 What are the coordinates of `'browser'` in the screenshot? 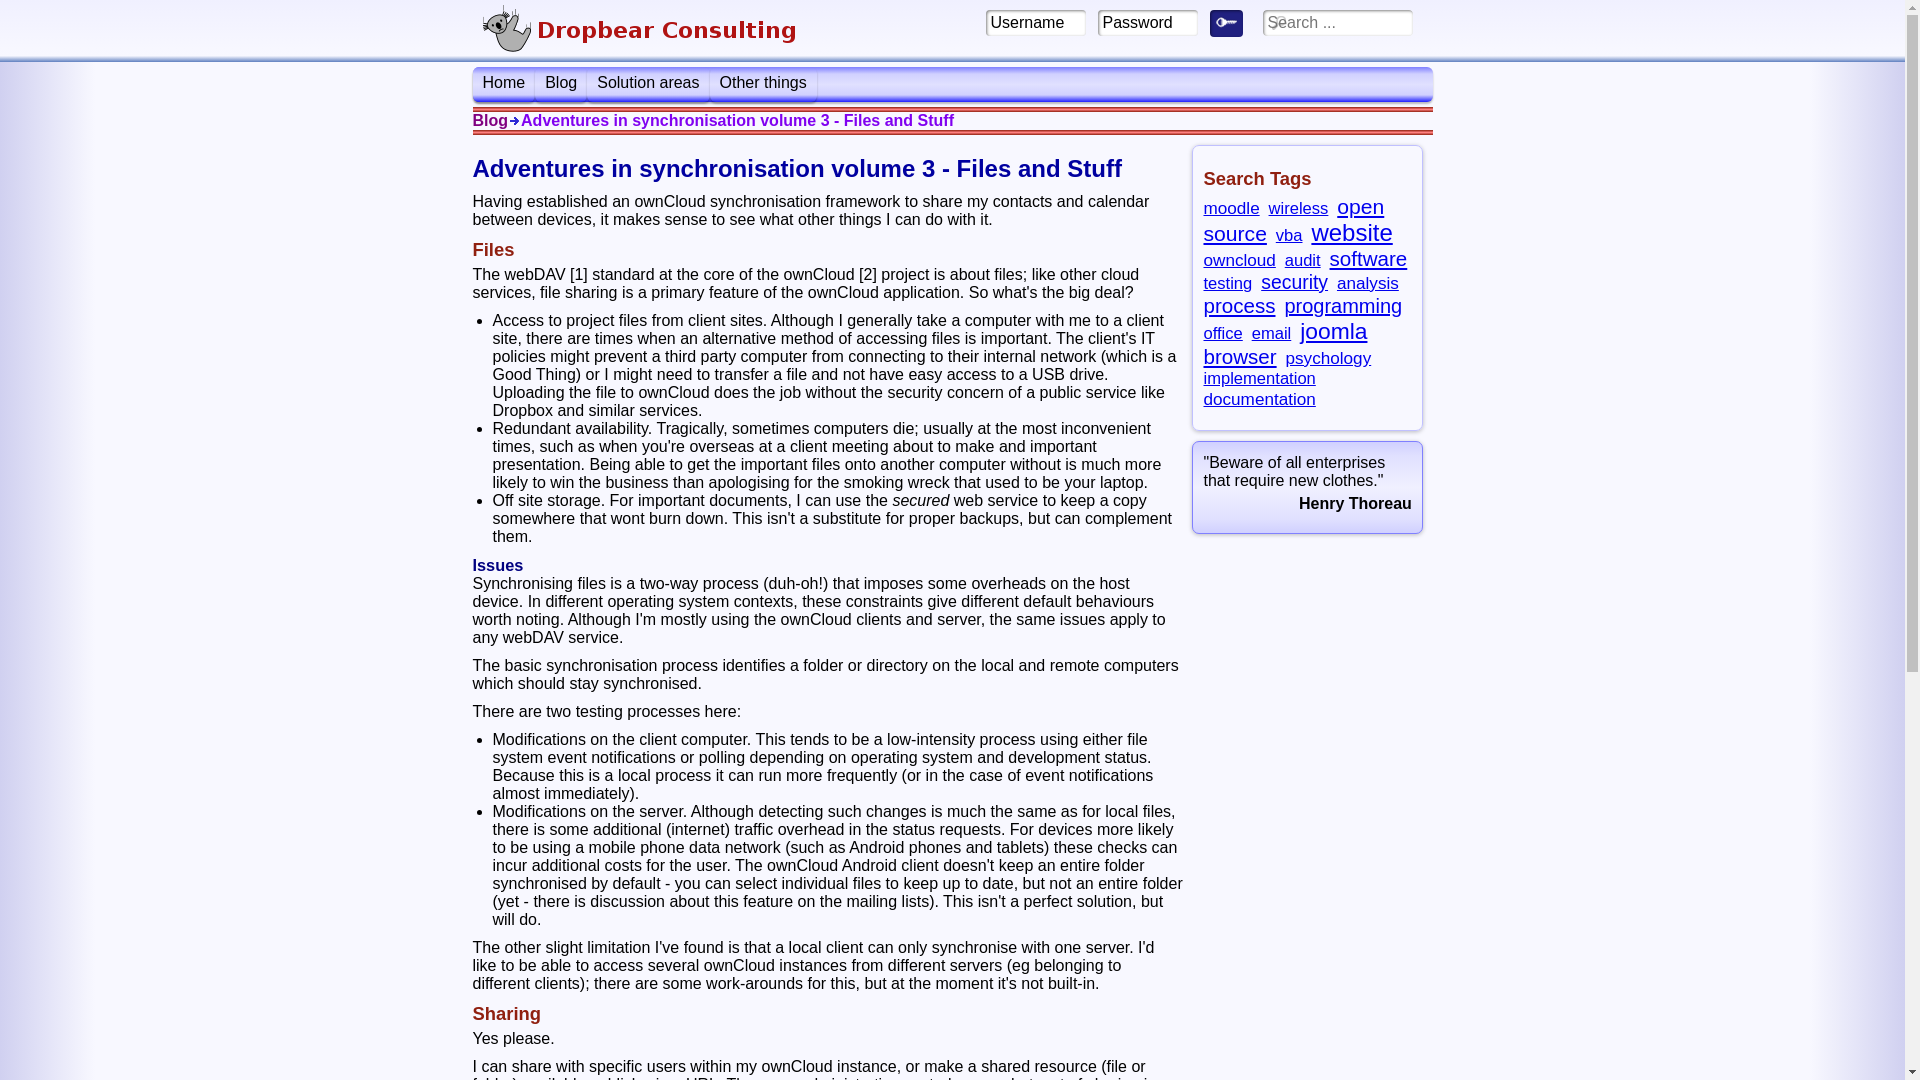 It's located at (1238, 355).